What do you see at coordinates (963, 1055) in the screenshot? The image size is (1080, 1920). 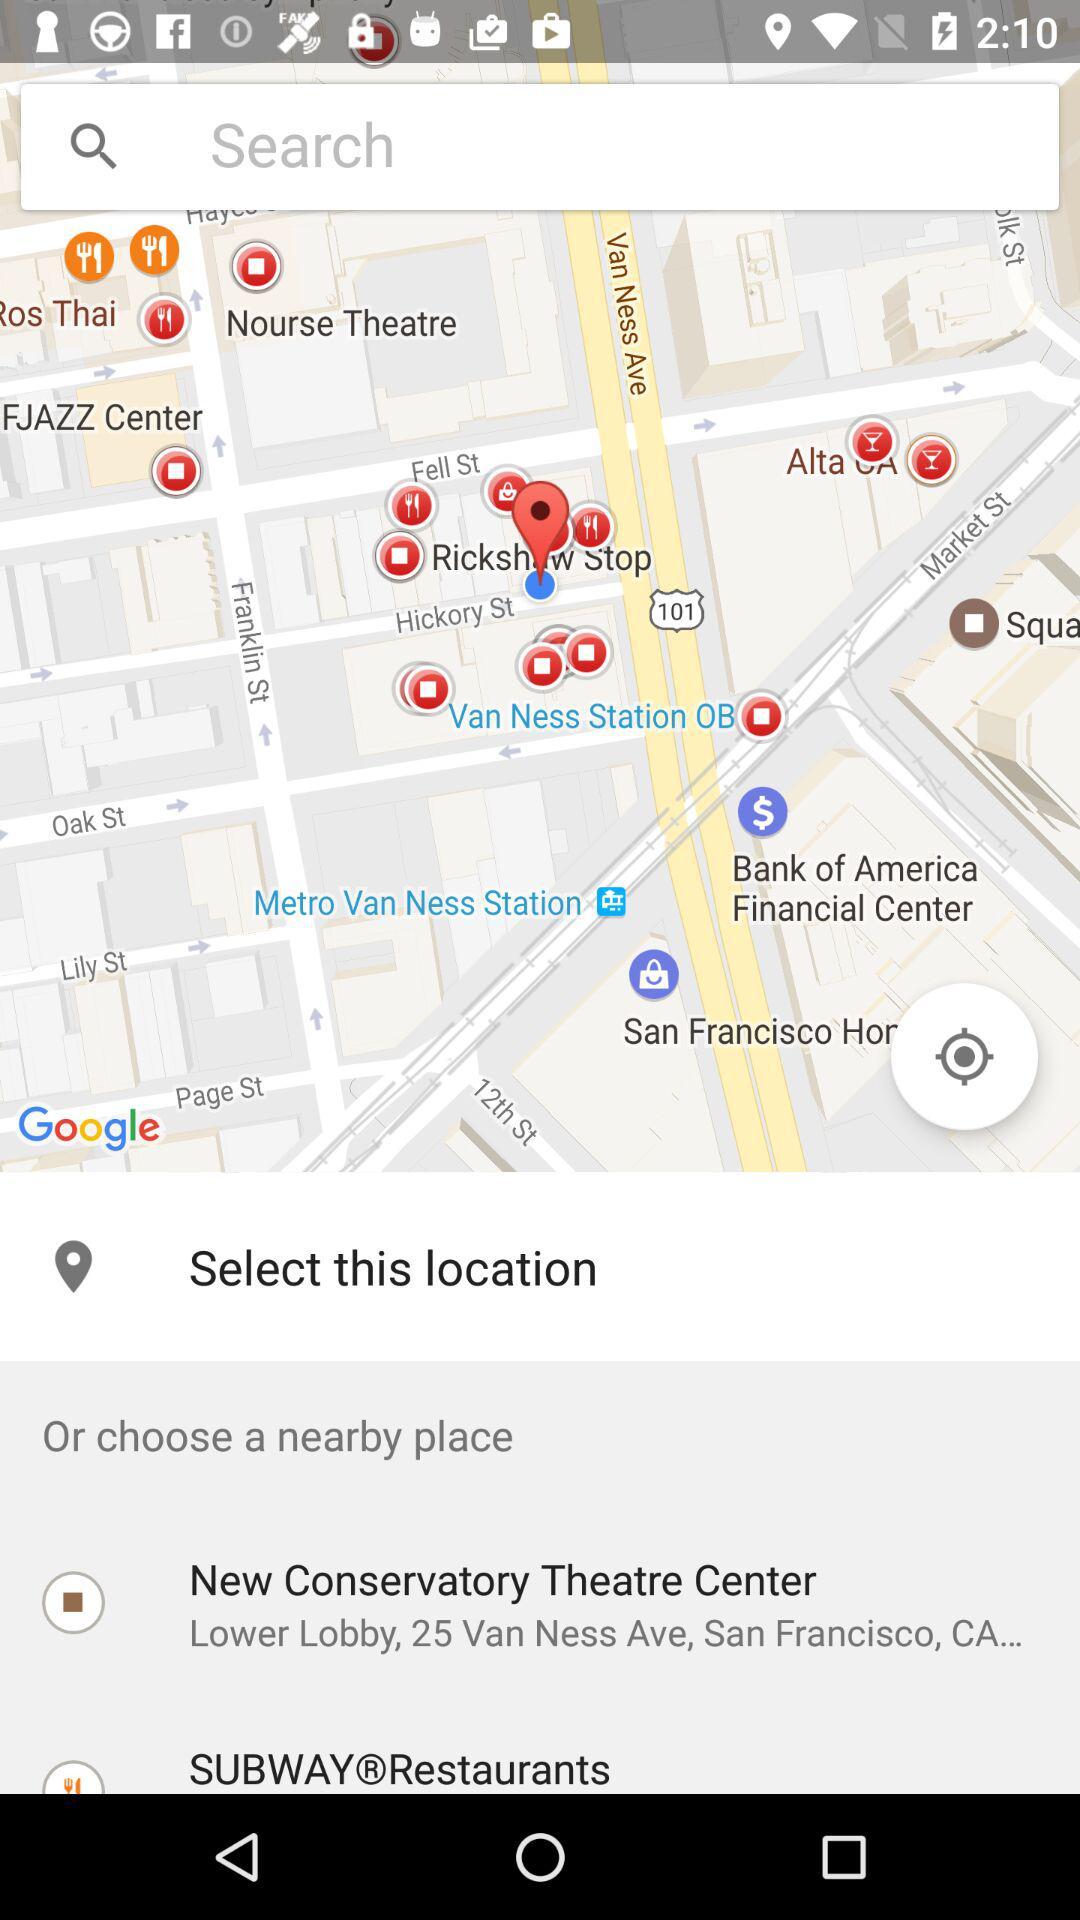 I see `the location_crosshair icon` at bounding box center [963, 1055].